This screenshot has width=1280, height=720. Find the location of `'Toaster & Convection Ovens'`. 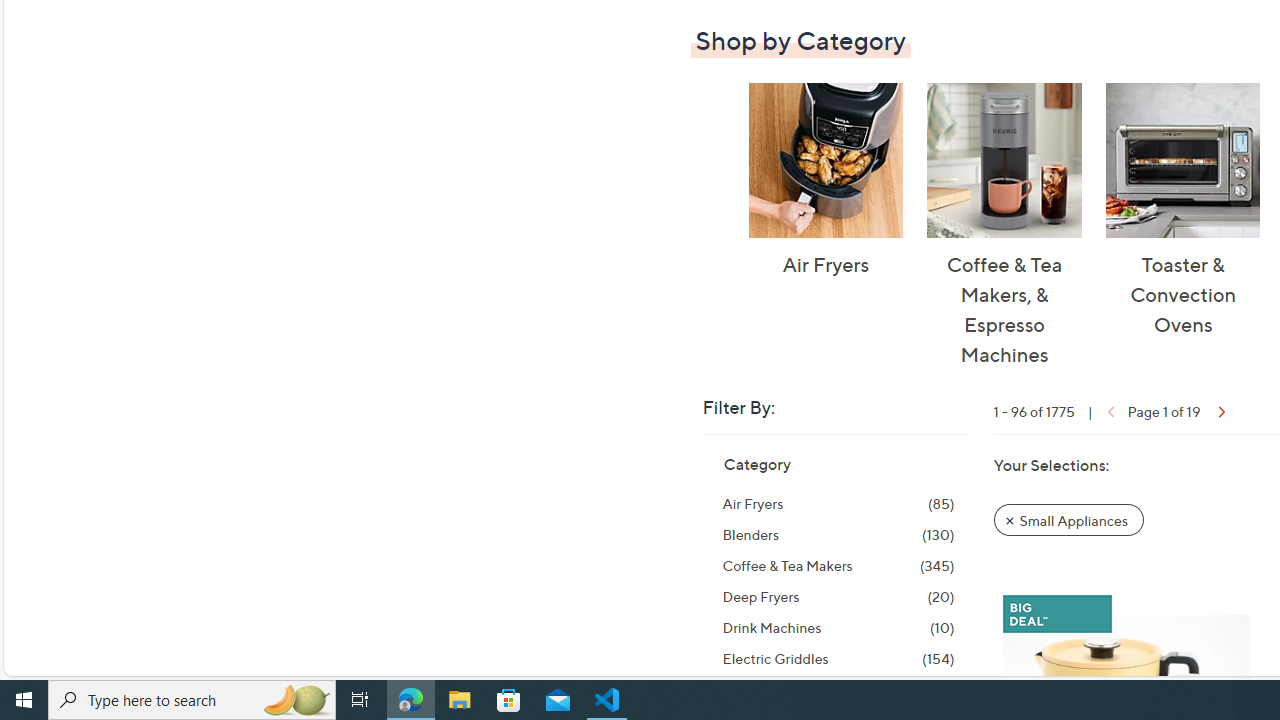

'Toaster & Convection Ovens' is located at coordinates (1182, 159).